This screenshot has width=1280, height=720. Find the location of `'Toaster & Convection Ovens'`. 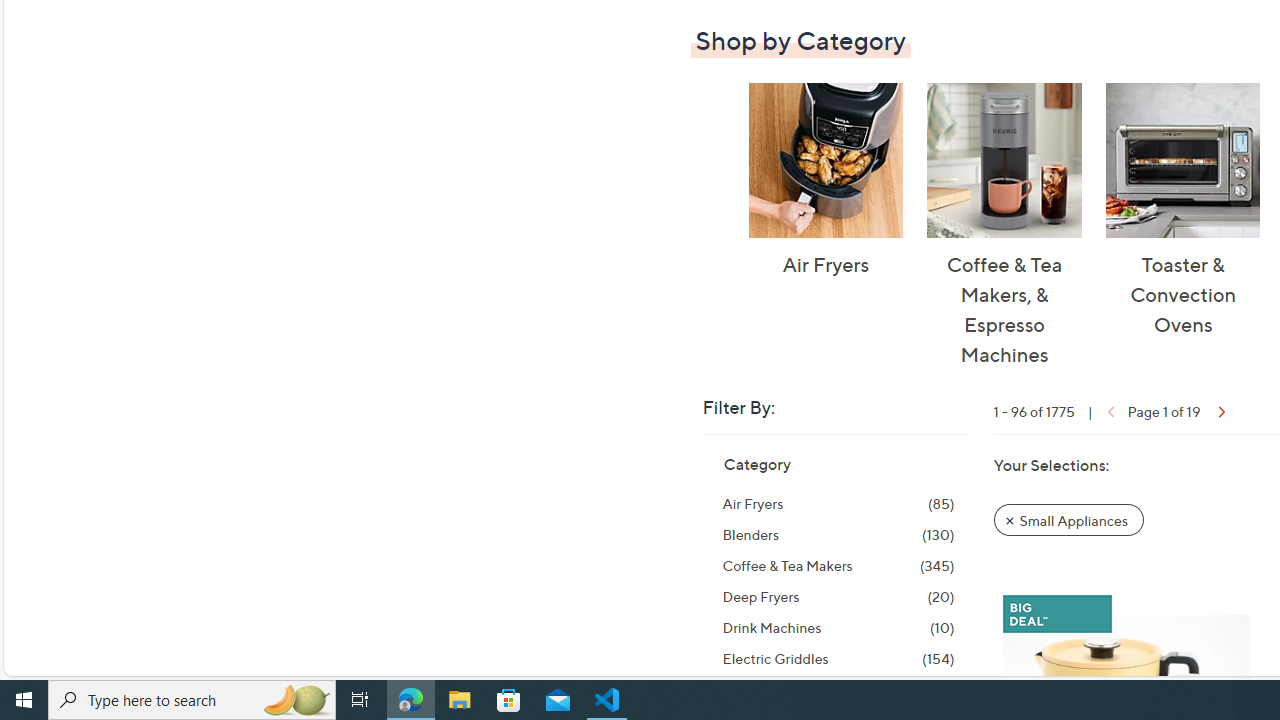

'Toaster & Convection Ovens' is located at coordinates (1182, 159).